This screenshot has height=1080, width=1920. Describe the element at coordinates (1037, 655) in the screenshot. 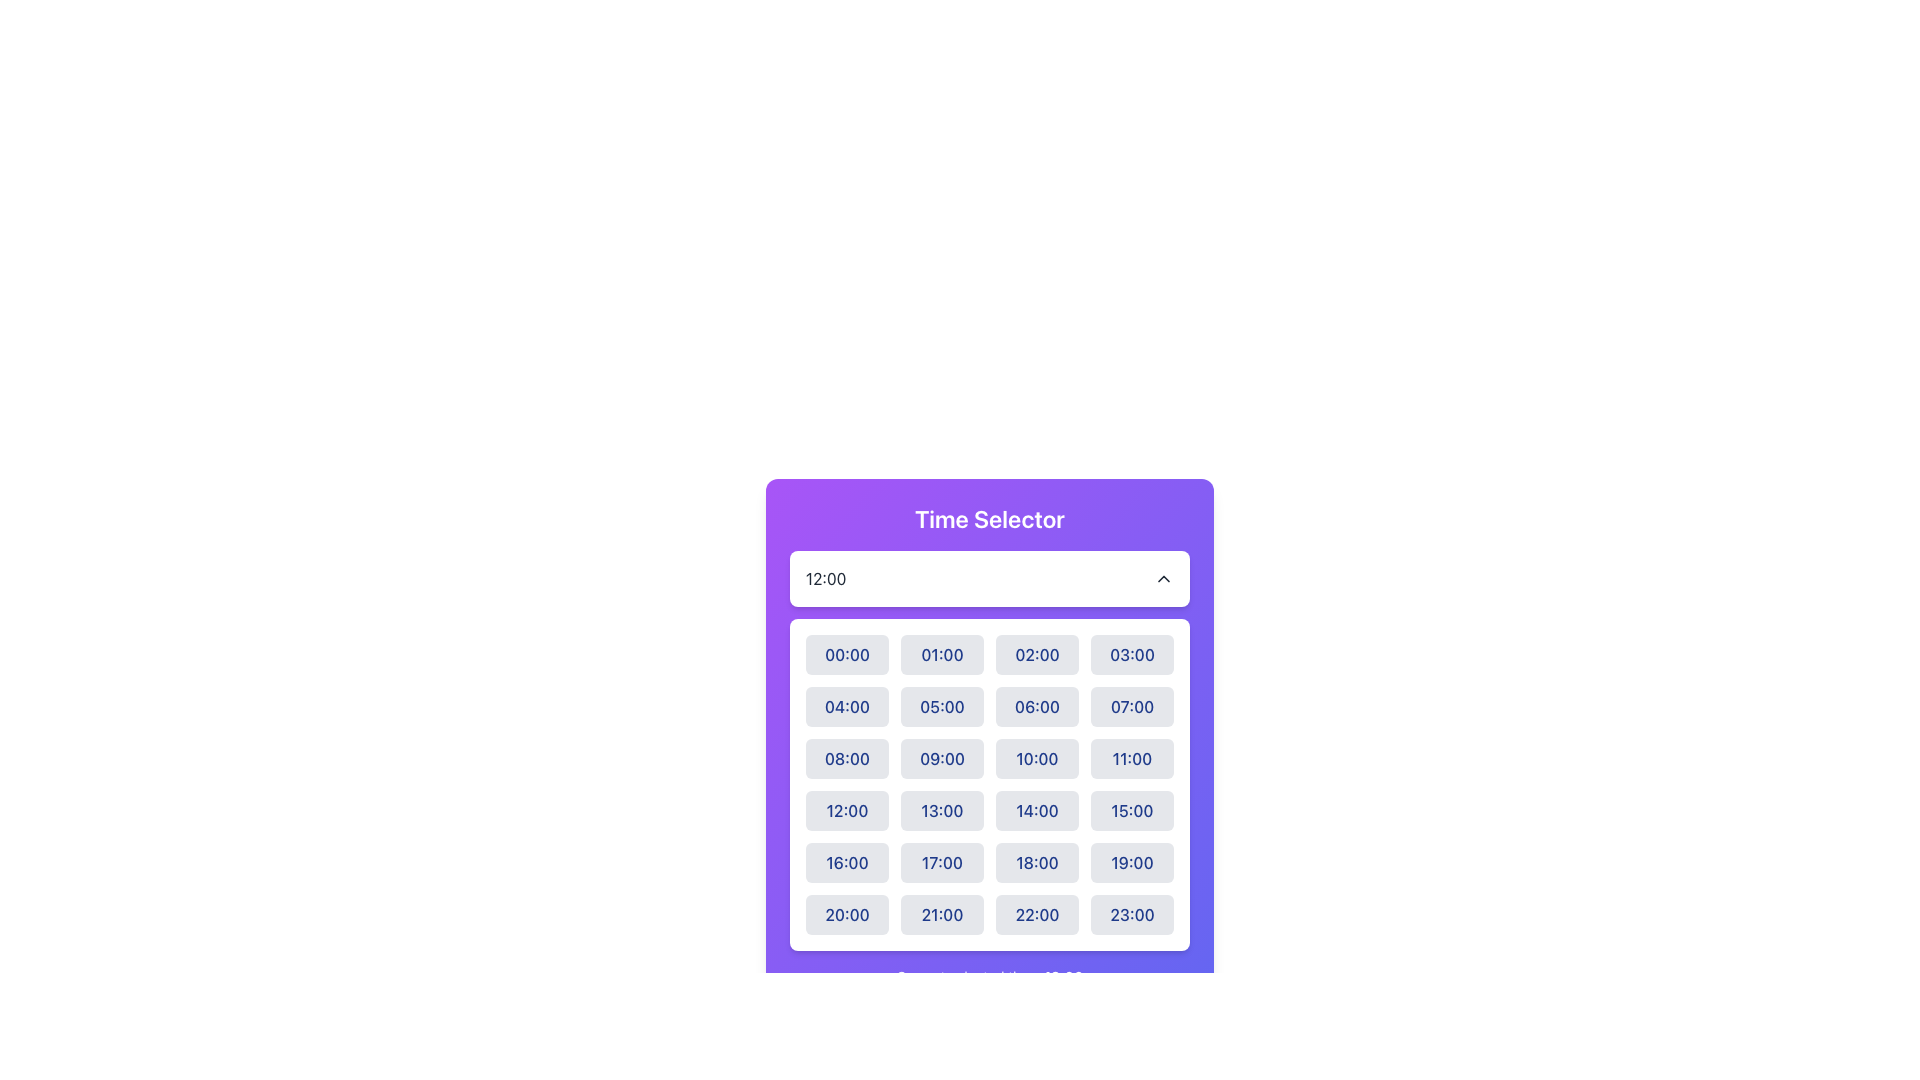

I see `the button labeled '02:00'` at that location.